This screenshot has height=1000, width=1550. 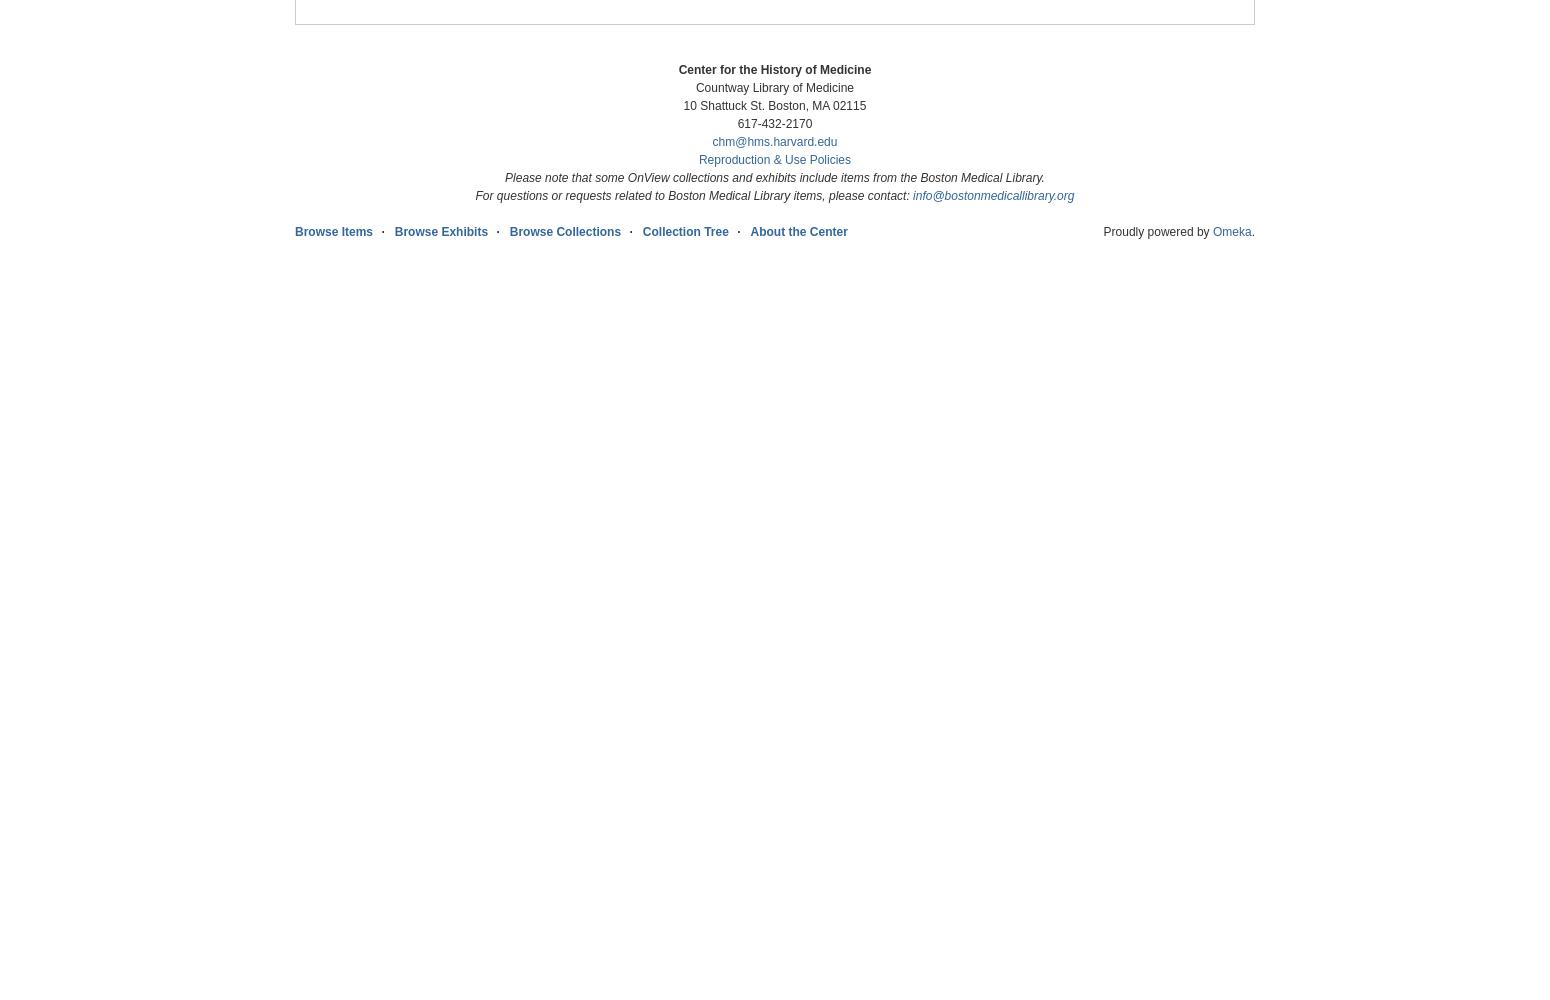 What do you see at coordinates (774, 87) in the screenshot?
I see `'Countway Library of Medicine'` at bounding box center [774, 87].